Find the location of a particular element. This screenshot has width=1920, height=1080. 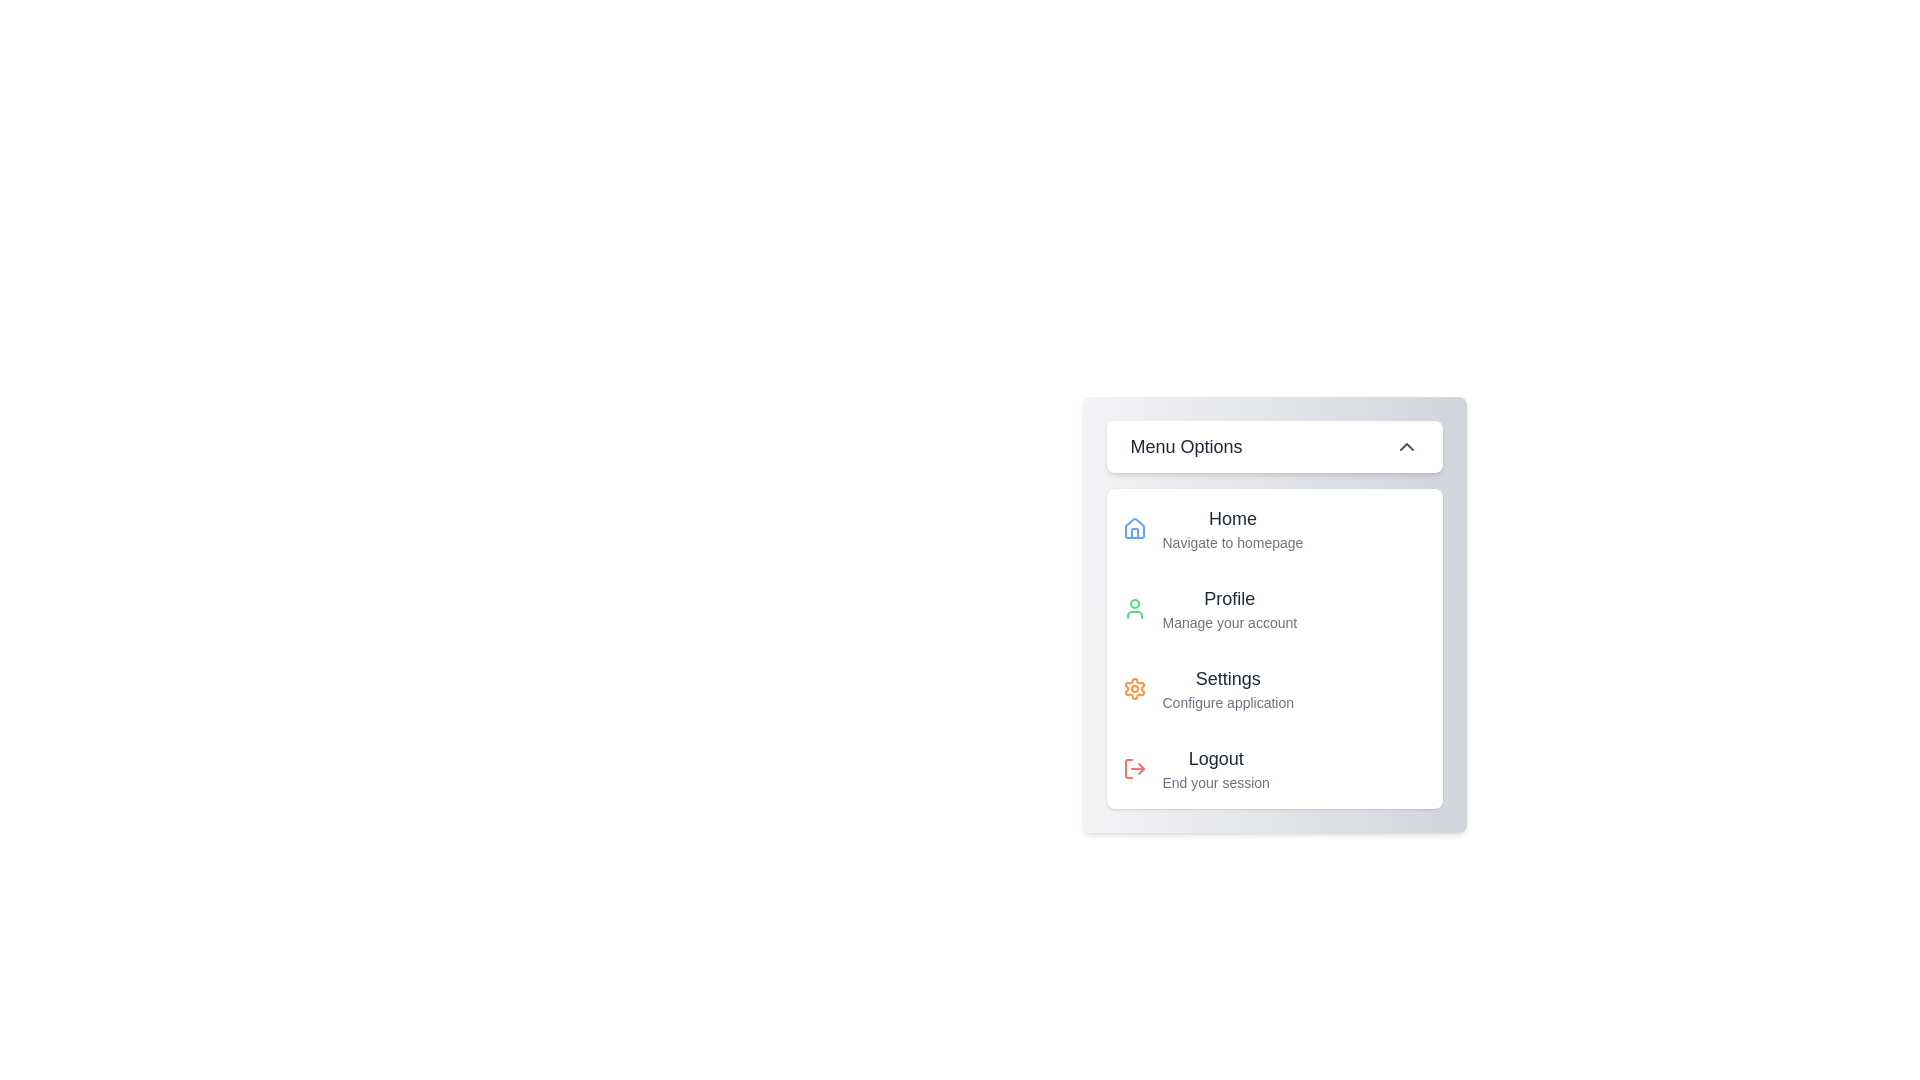

the house-shaped icon with a blue outline and white fill, which represents the 'Home' concept is located at coordinates (1134, 527).